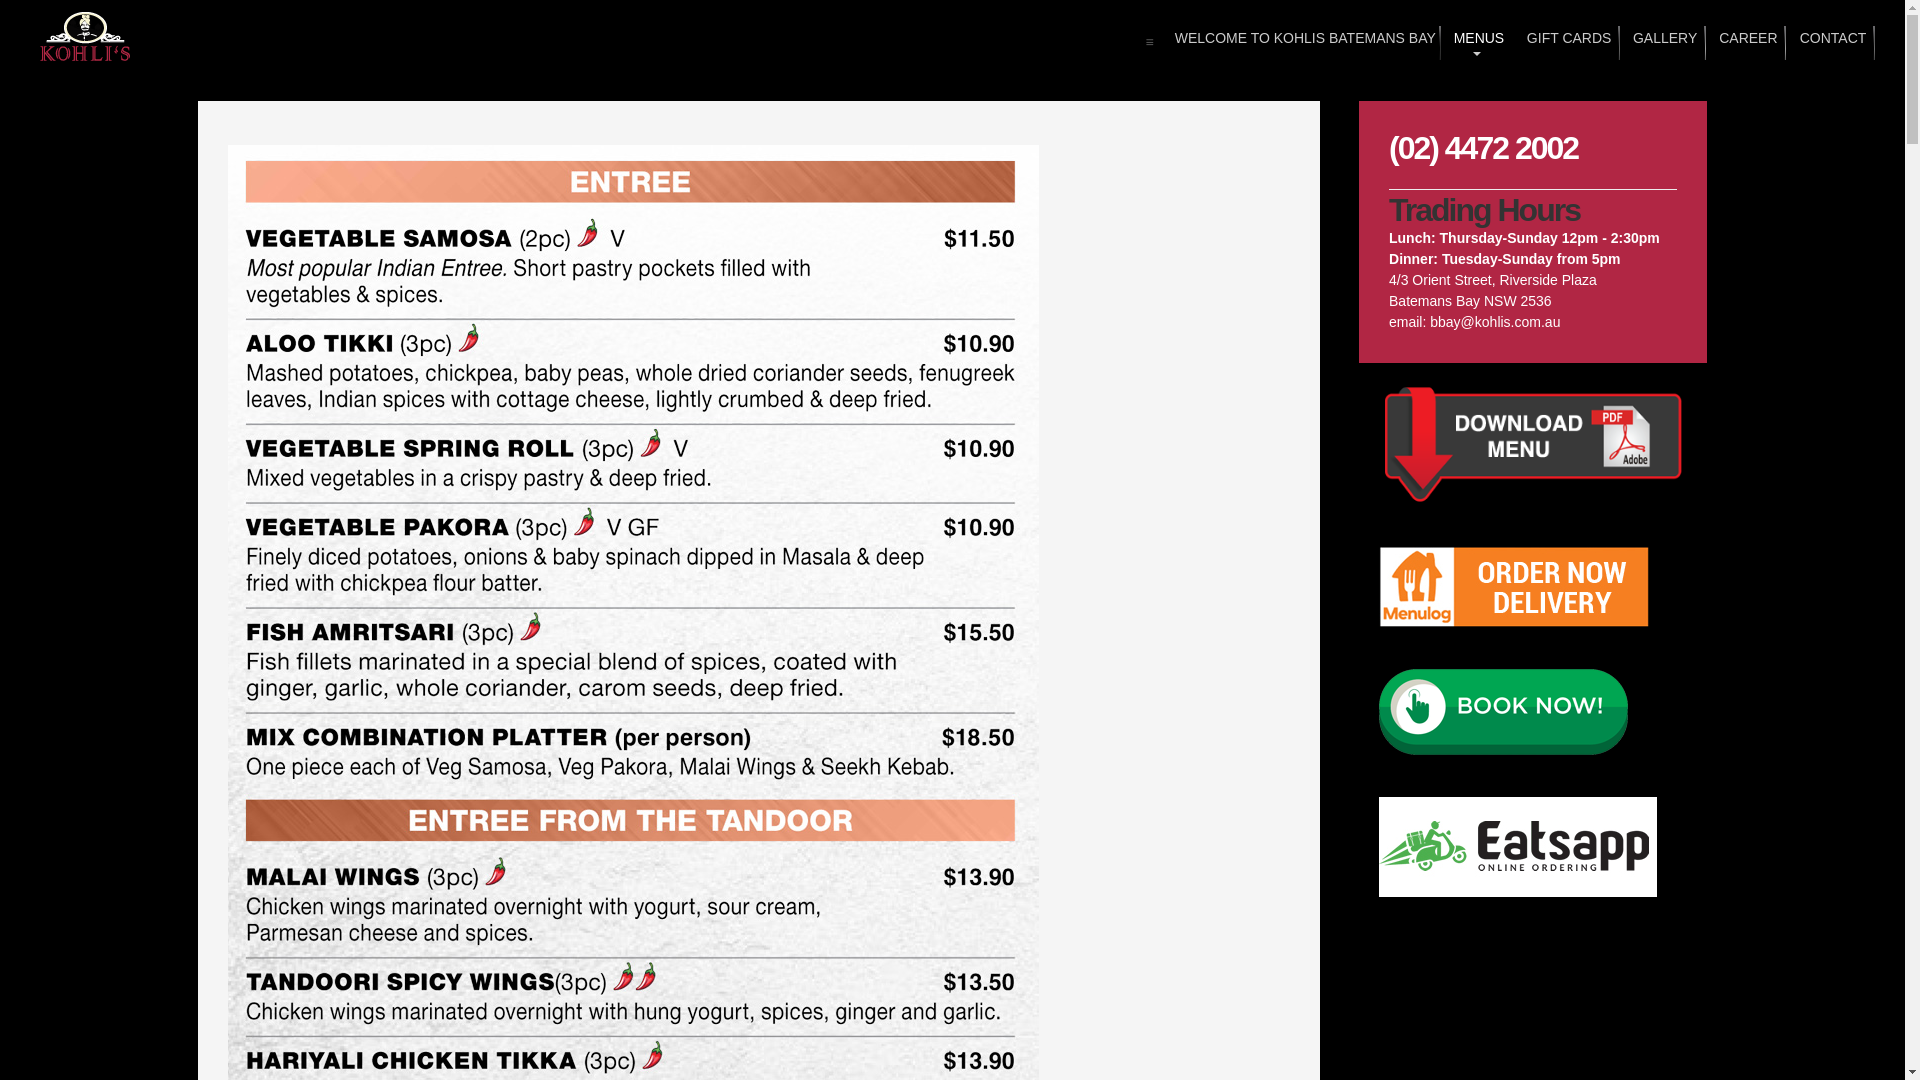 The height and width of the screenshot is (1080, 1920). What do you see at coordinates (1299, 42) in the screenshot?
I see `'WELCOME TO KOHLIS BATEMANS BAY'` at bounding box center [1299, 42].